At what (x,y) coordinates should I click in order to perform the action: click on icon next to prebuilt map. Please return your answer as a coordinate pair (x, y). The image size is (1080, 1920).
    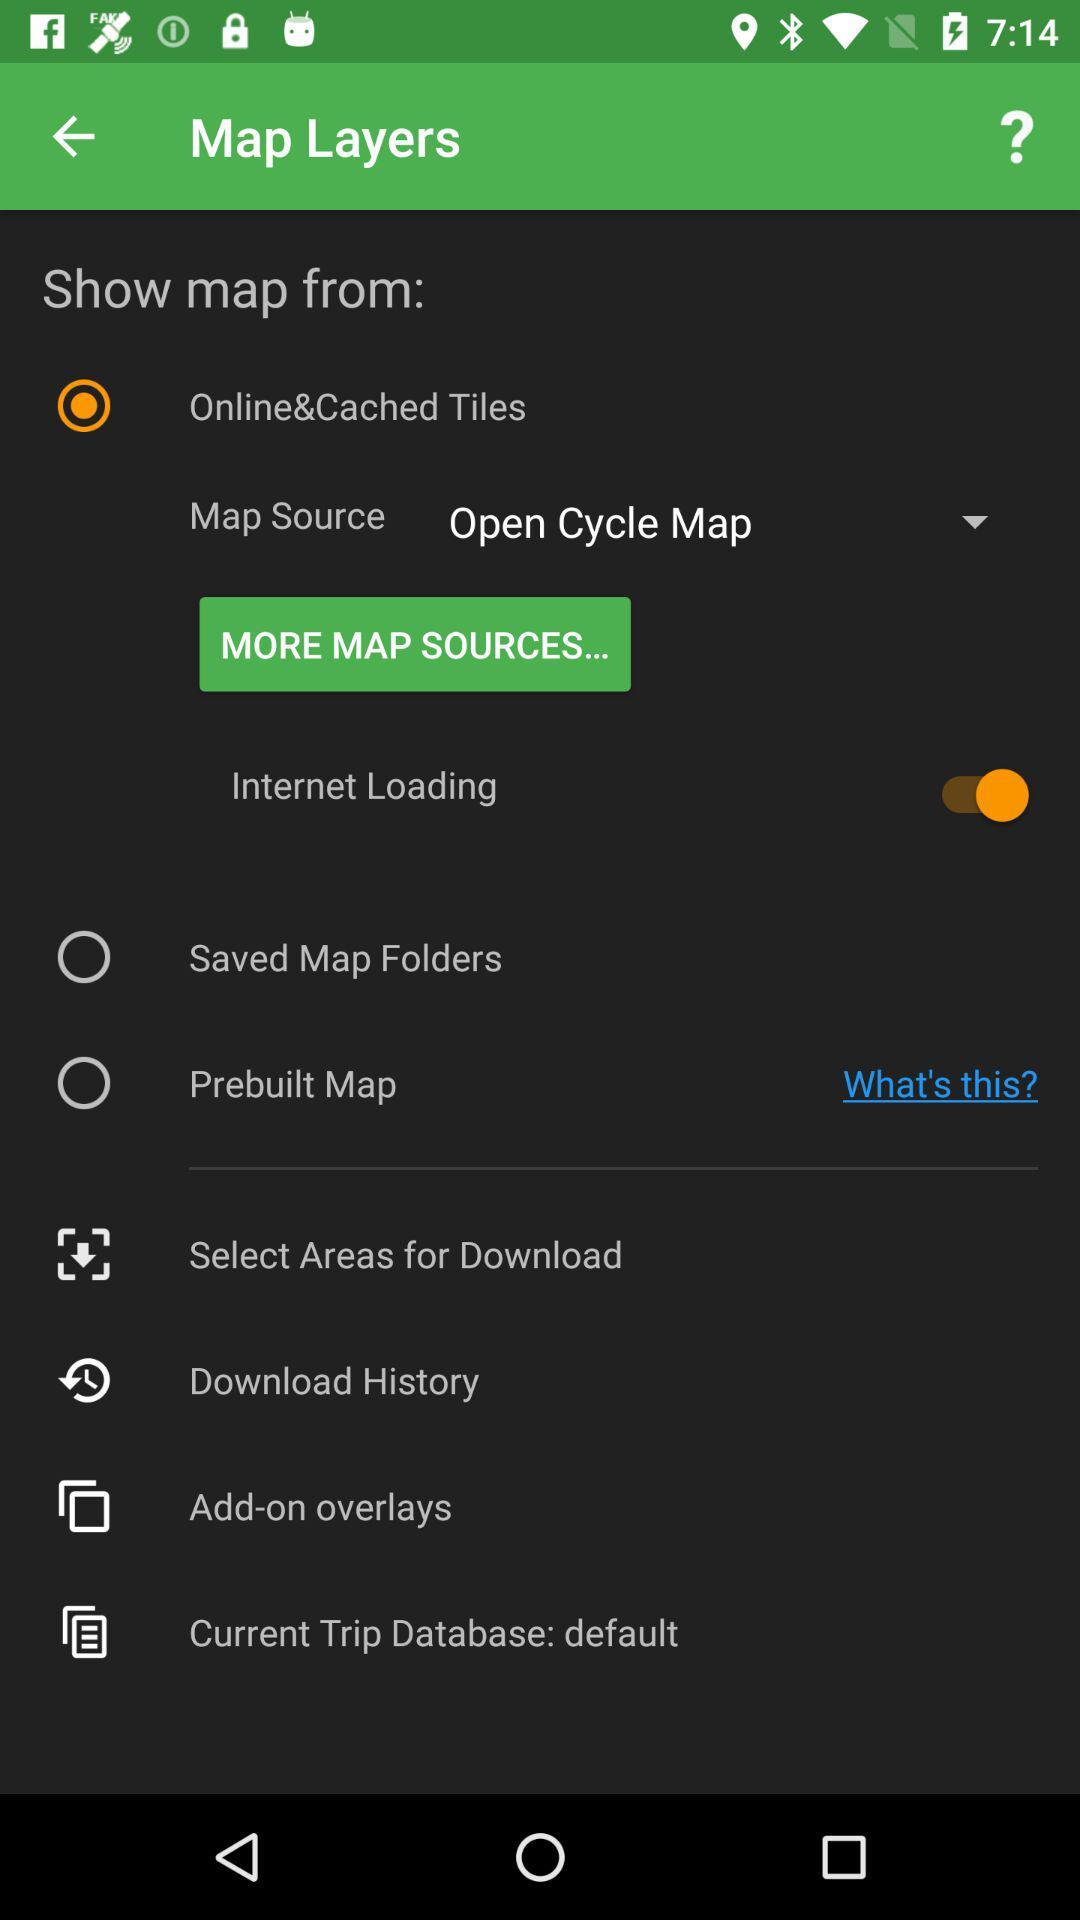
    Looking at the image, I should click on (940, 1082).